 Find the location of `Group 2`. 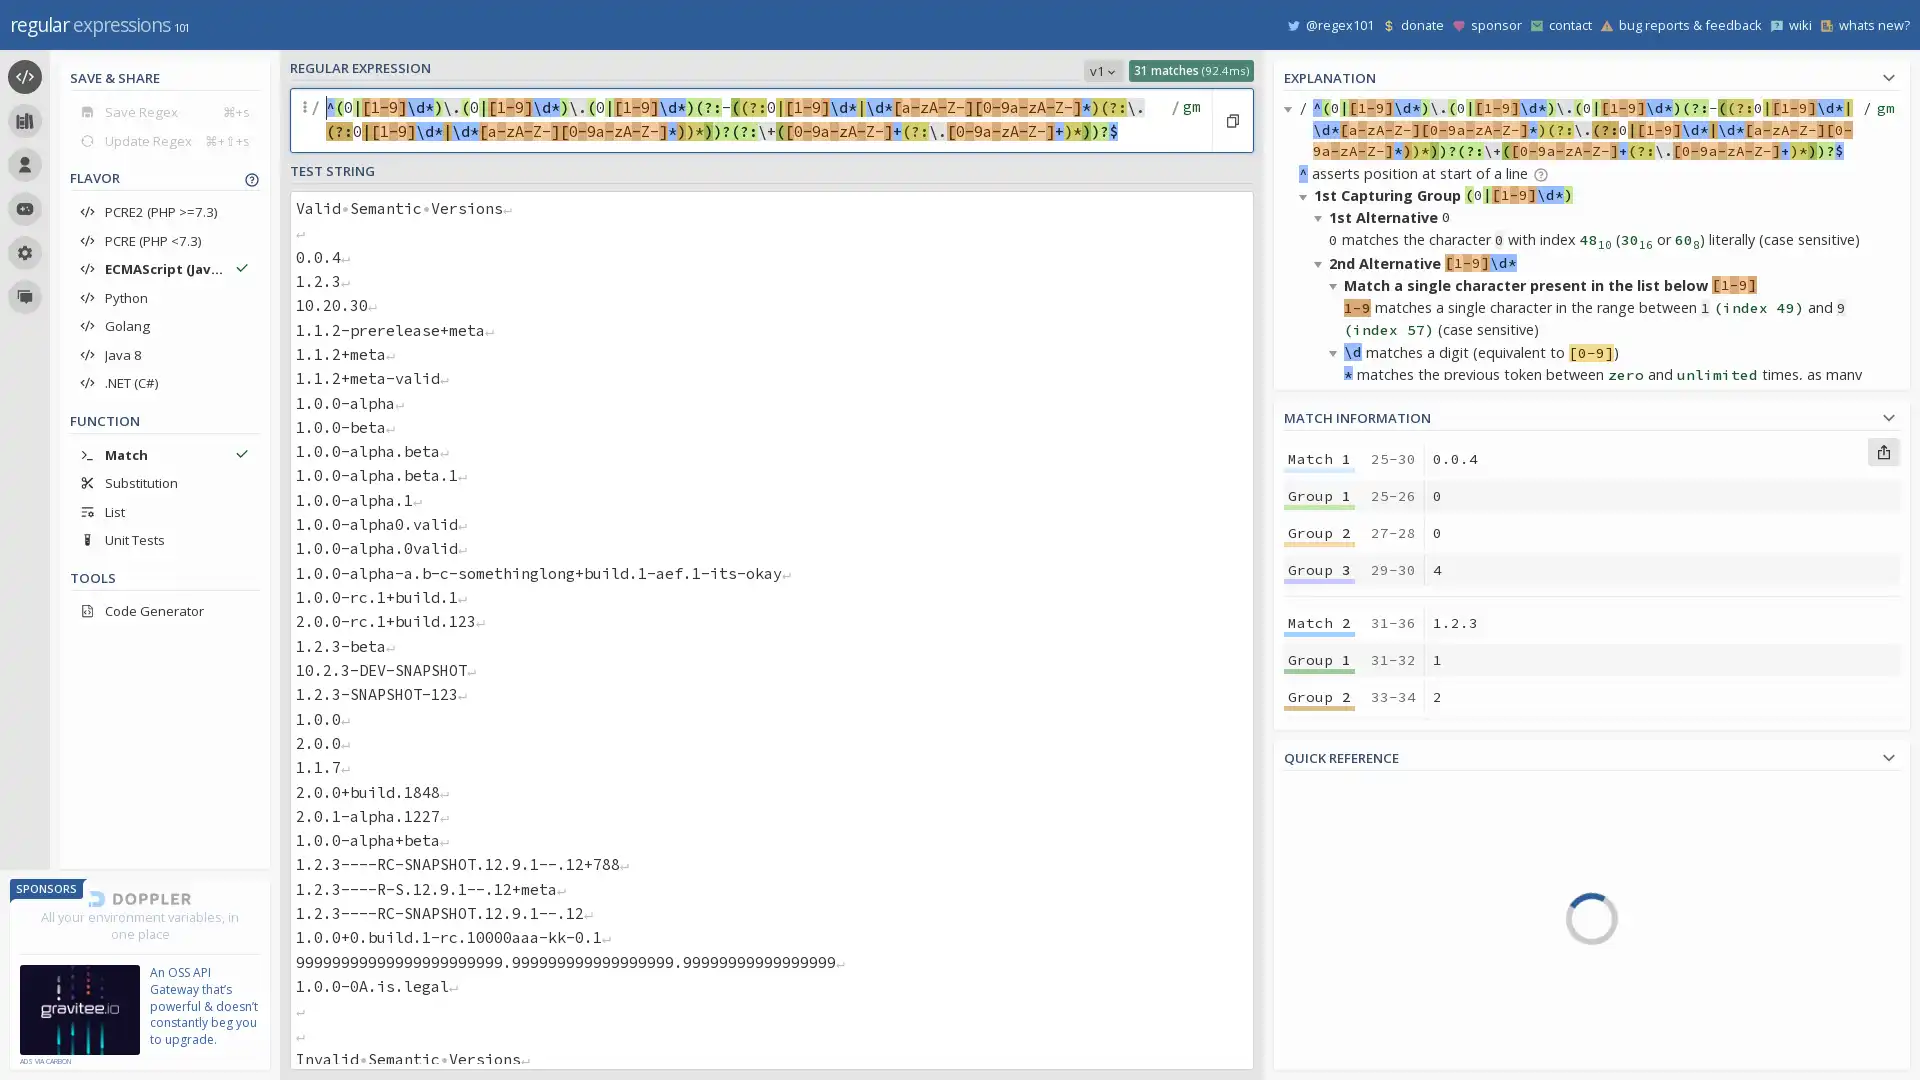

Group 2 is located at coordinates (1319, 531).